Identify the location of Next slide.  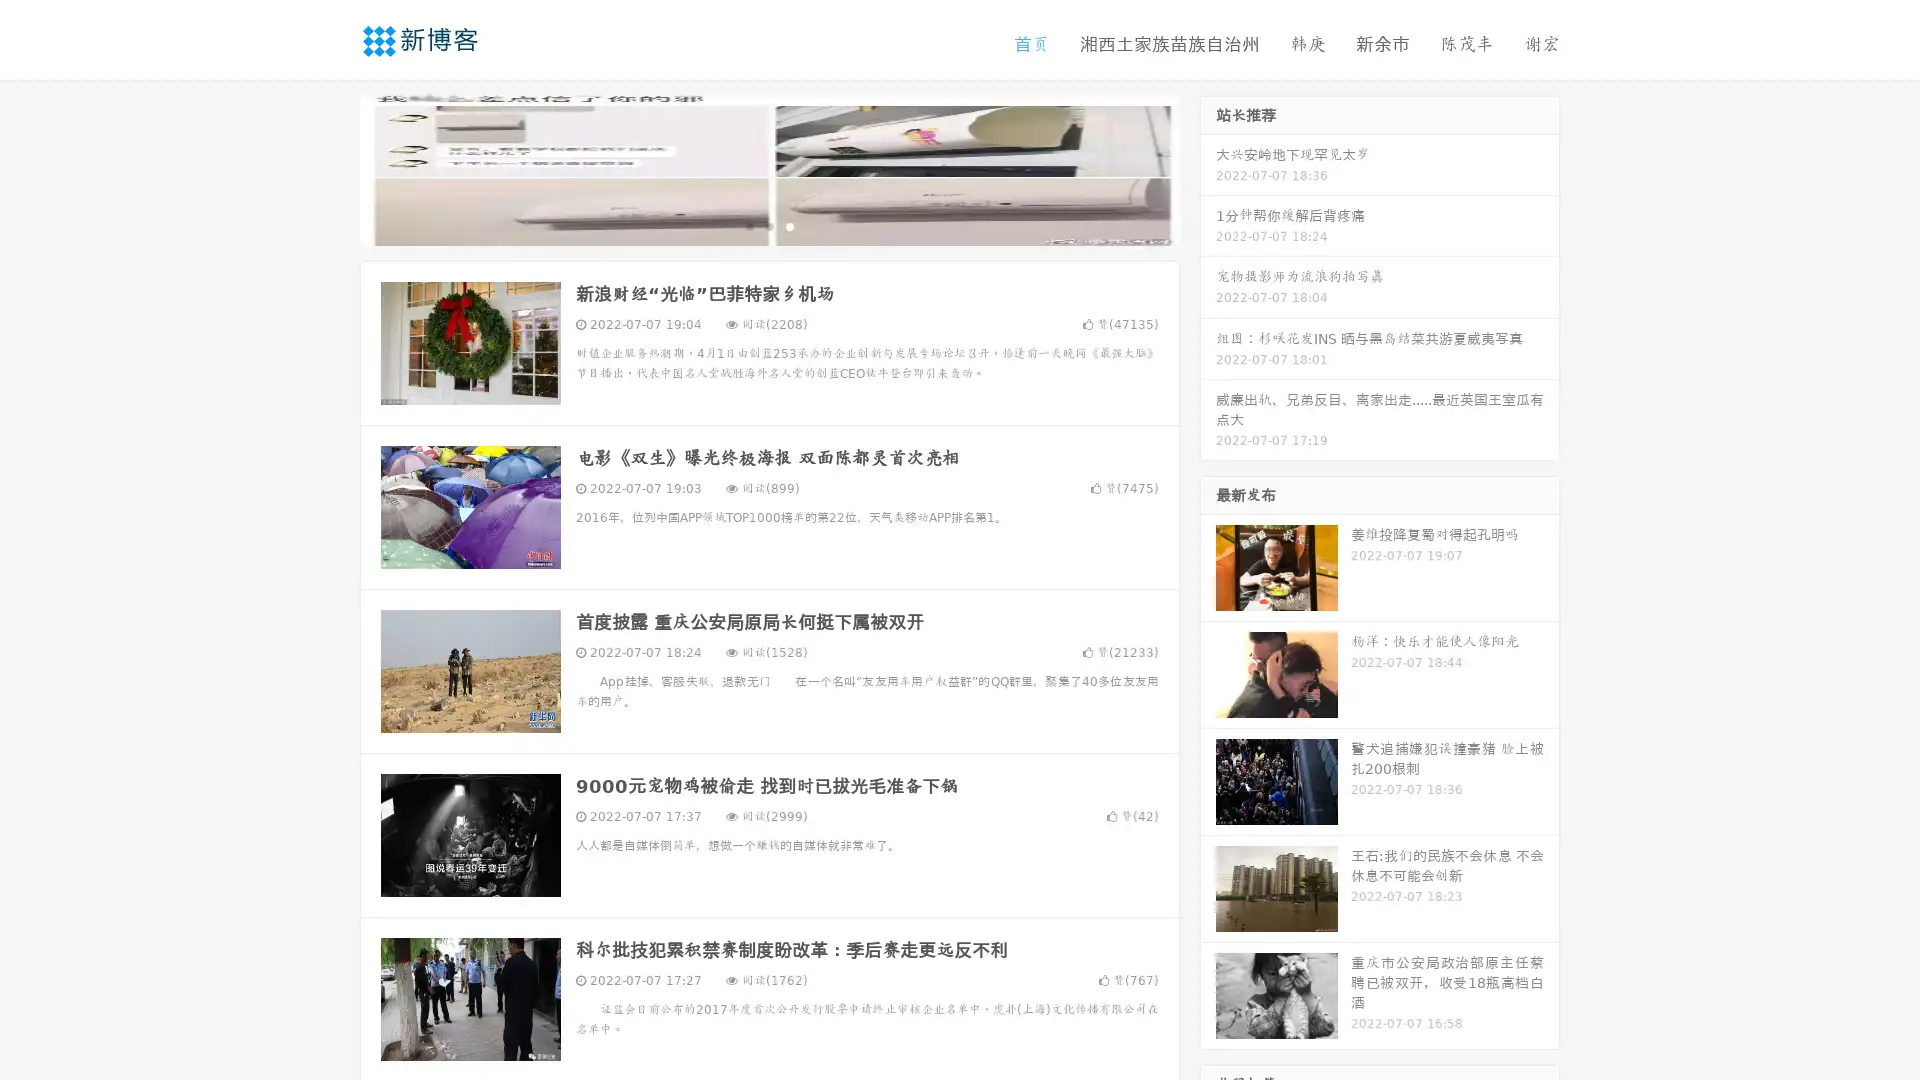
(1208, 168).